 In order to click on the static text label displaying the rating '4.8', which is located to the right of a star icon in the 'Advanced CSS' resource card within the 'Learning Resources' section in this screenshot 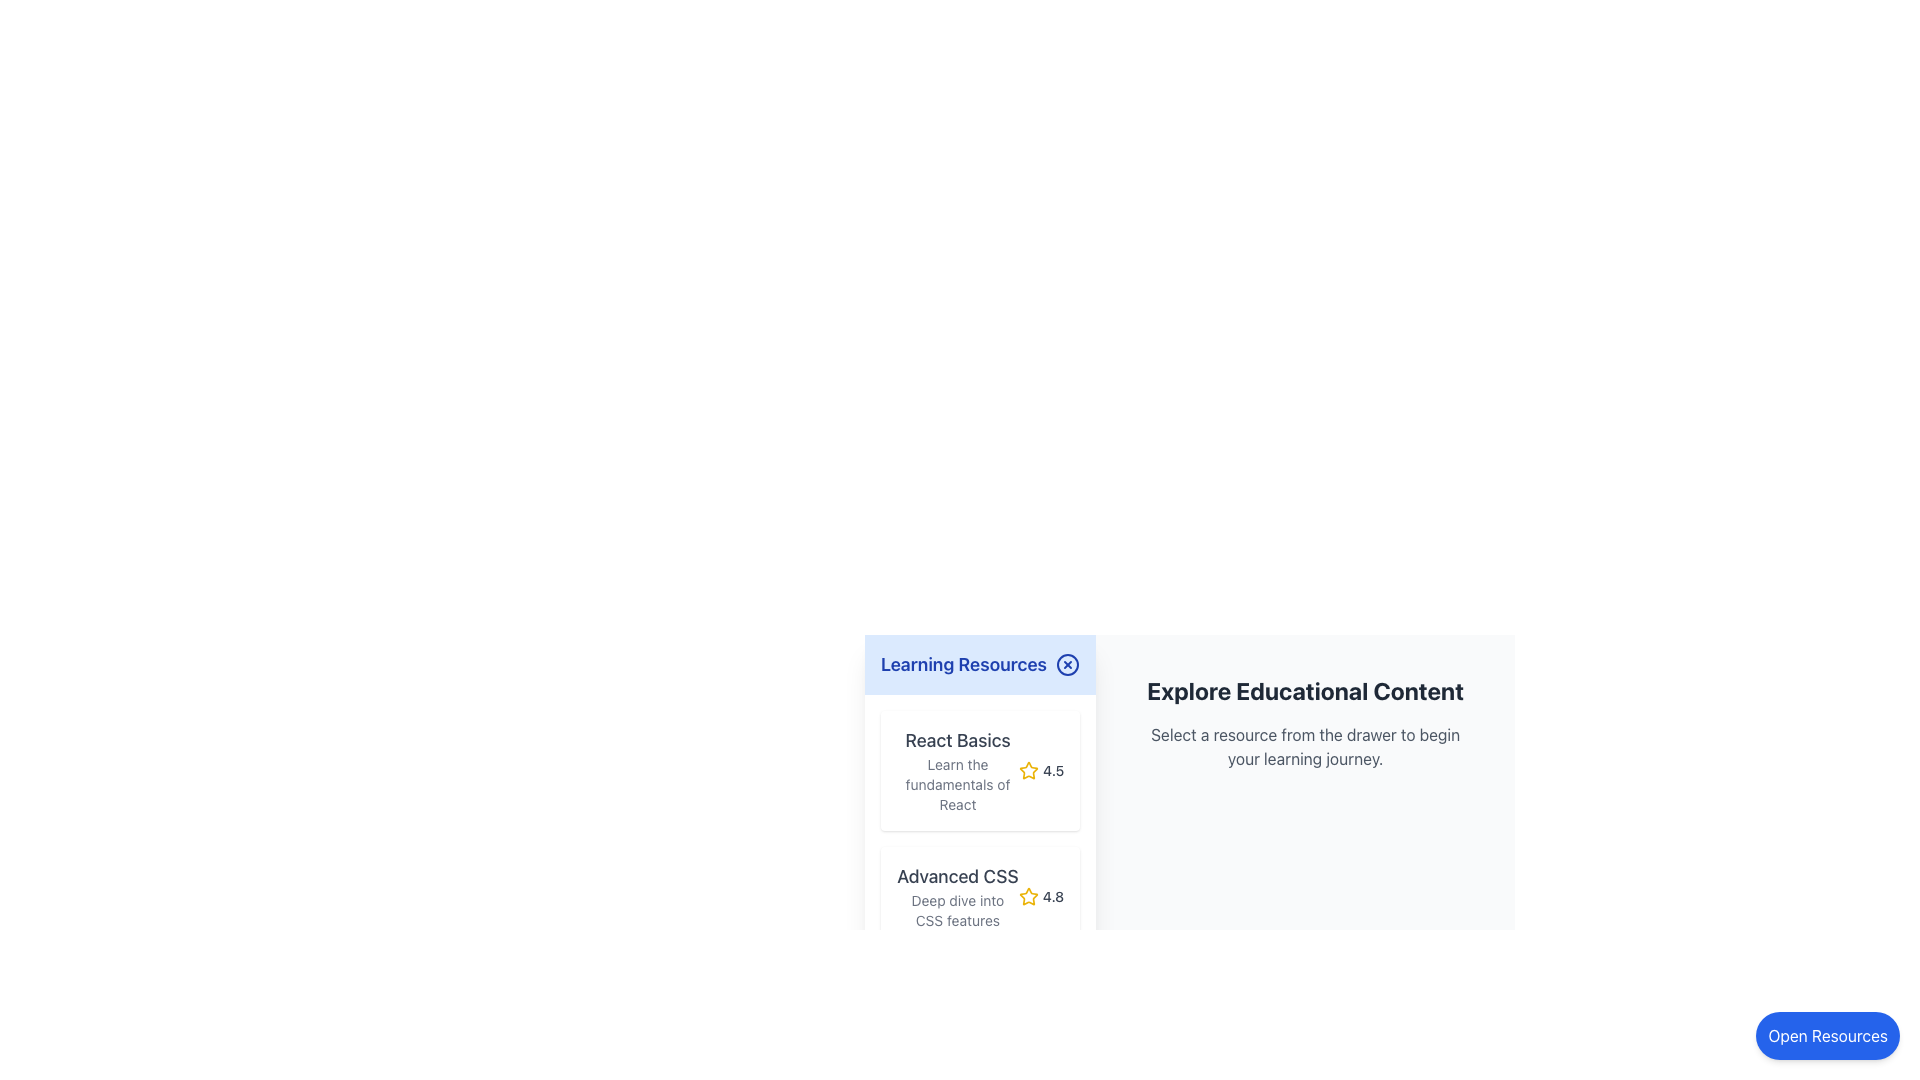, I will do `click(1052, 896)`.